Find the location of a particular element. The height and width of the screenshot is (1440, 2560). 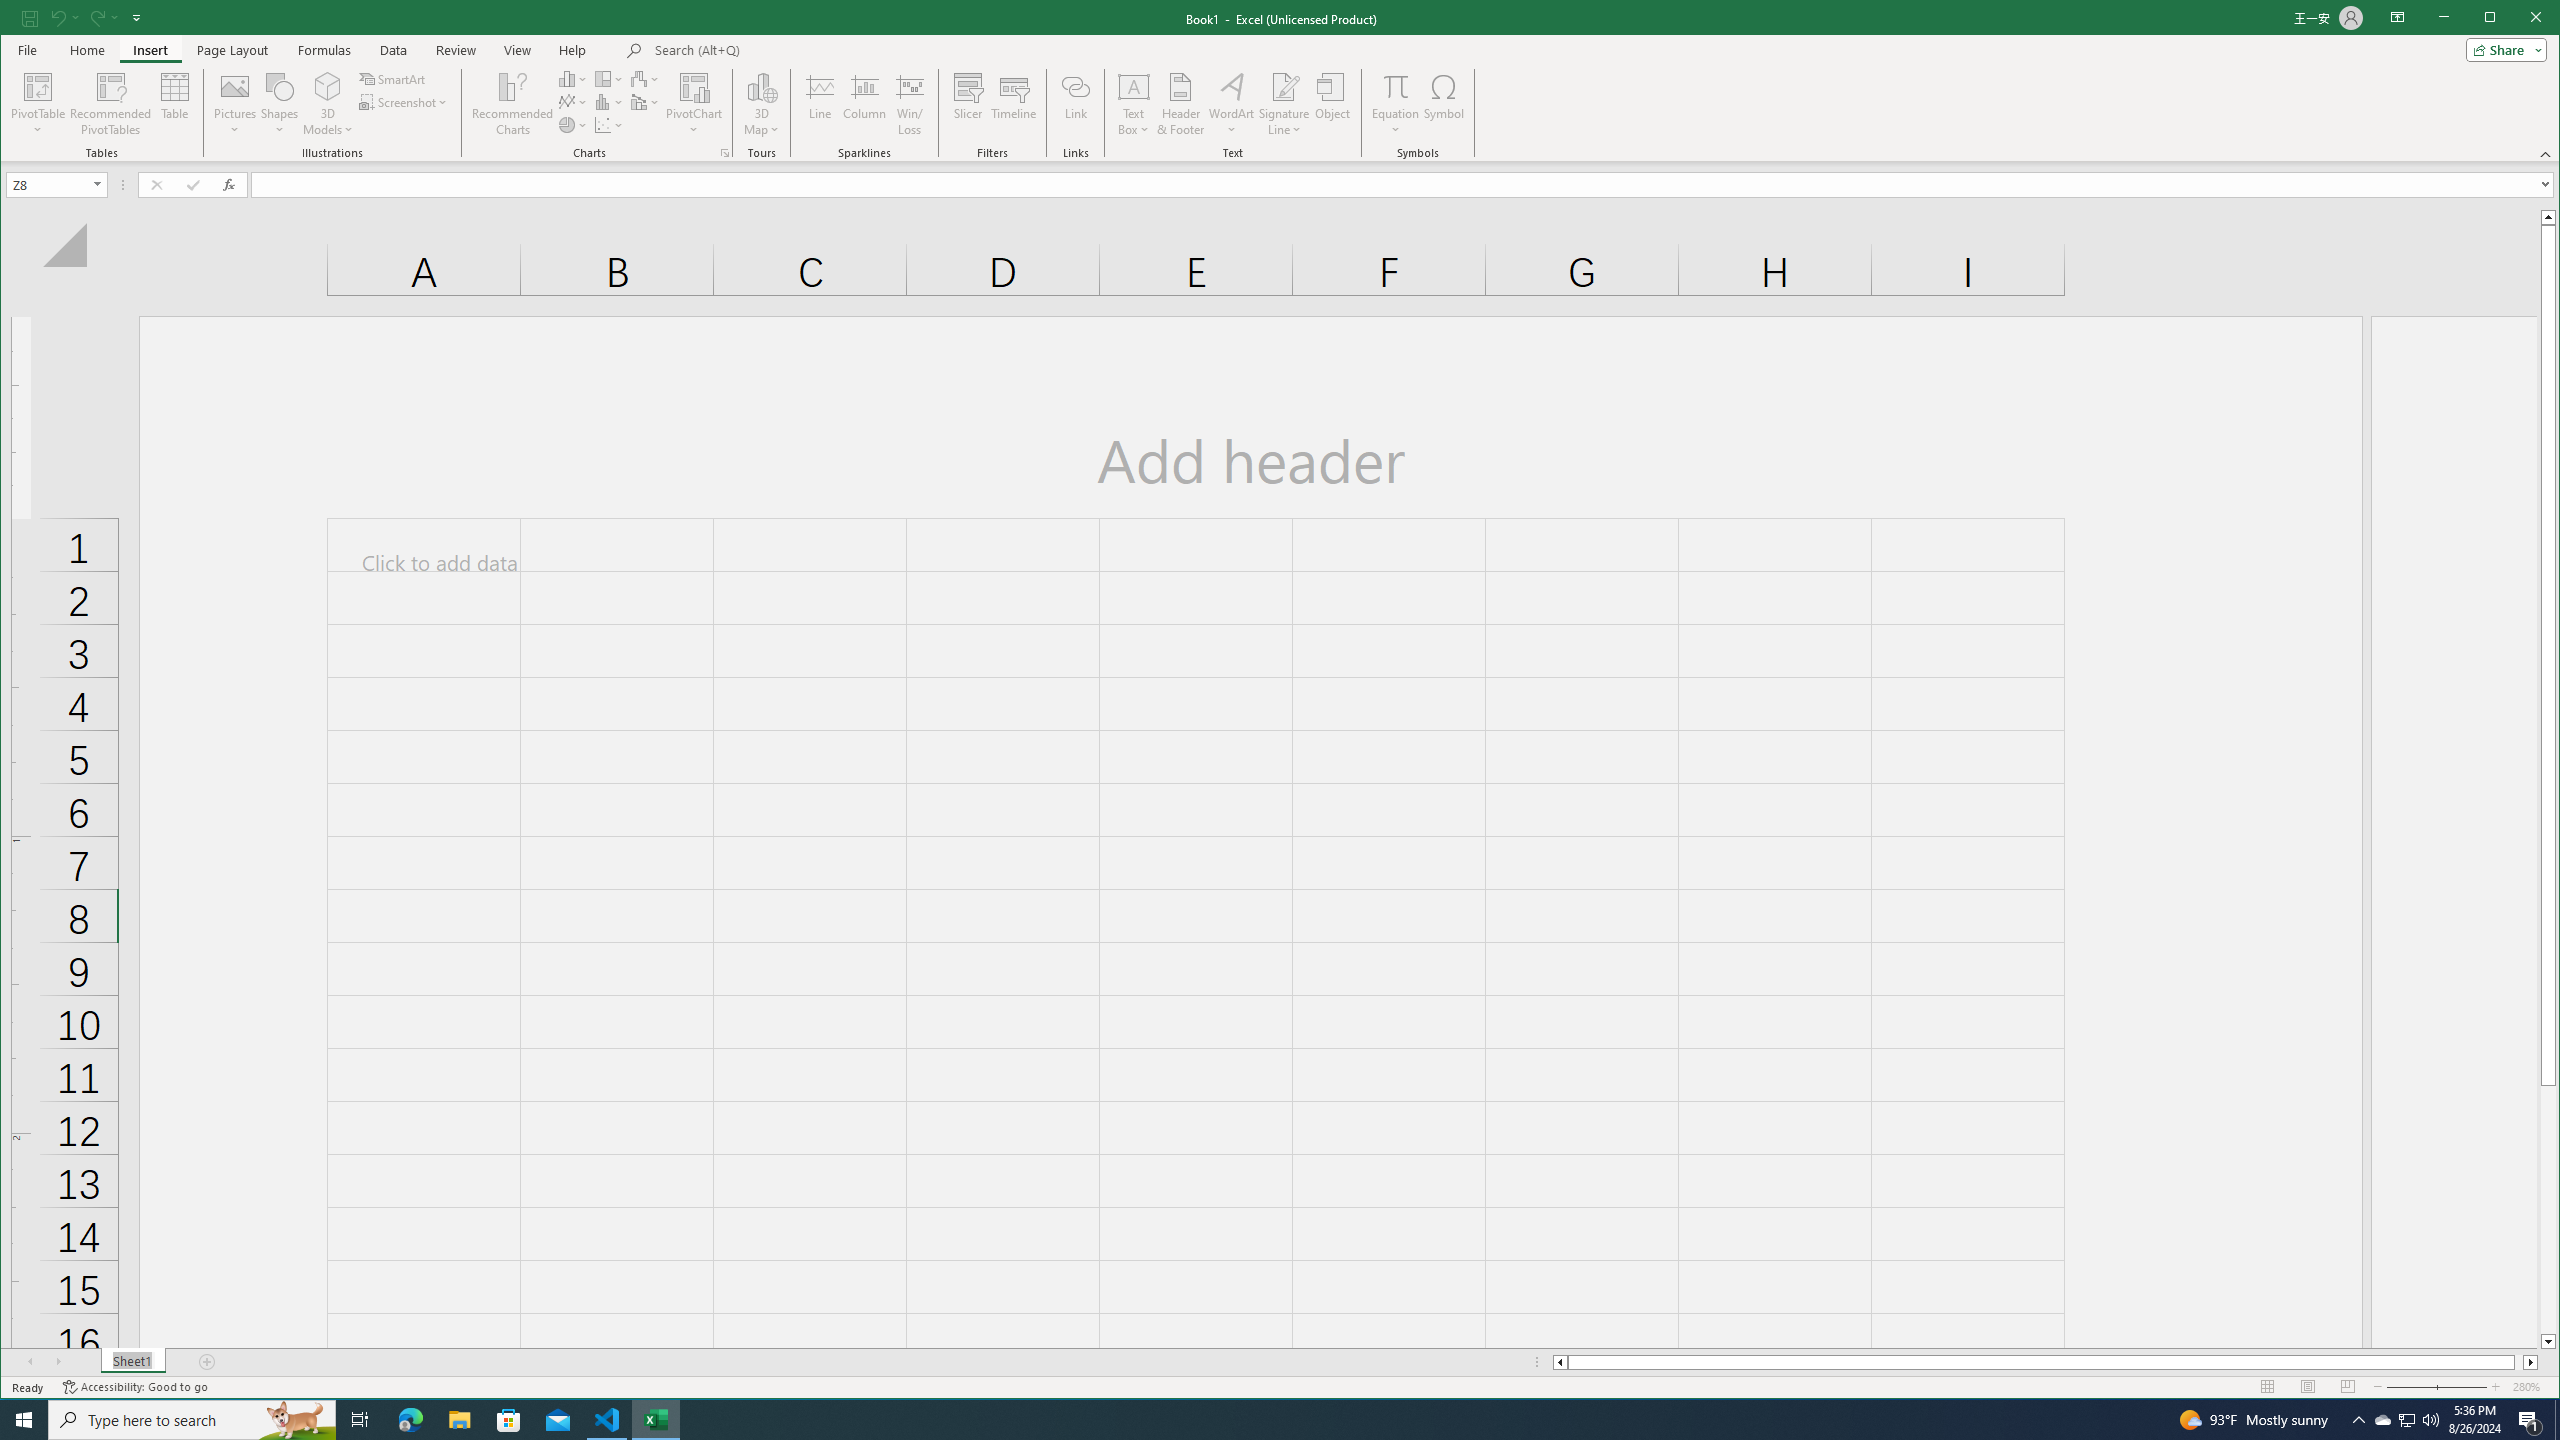

'User Promoted Notification Area' is located at coordinates (2405, 1418).